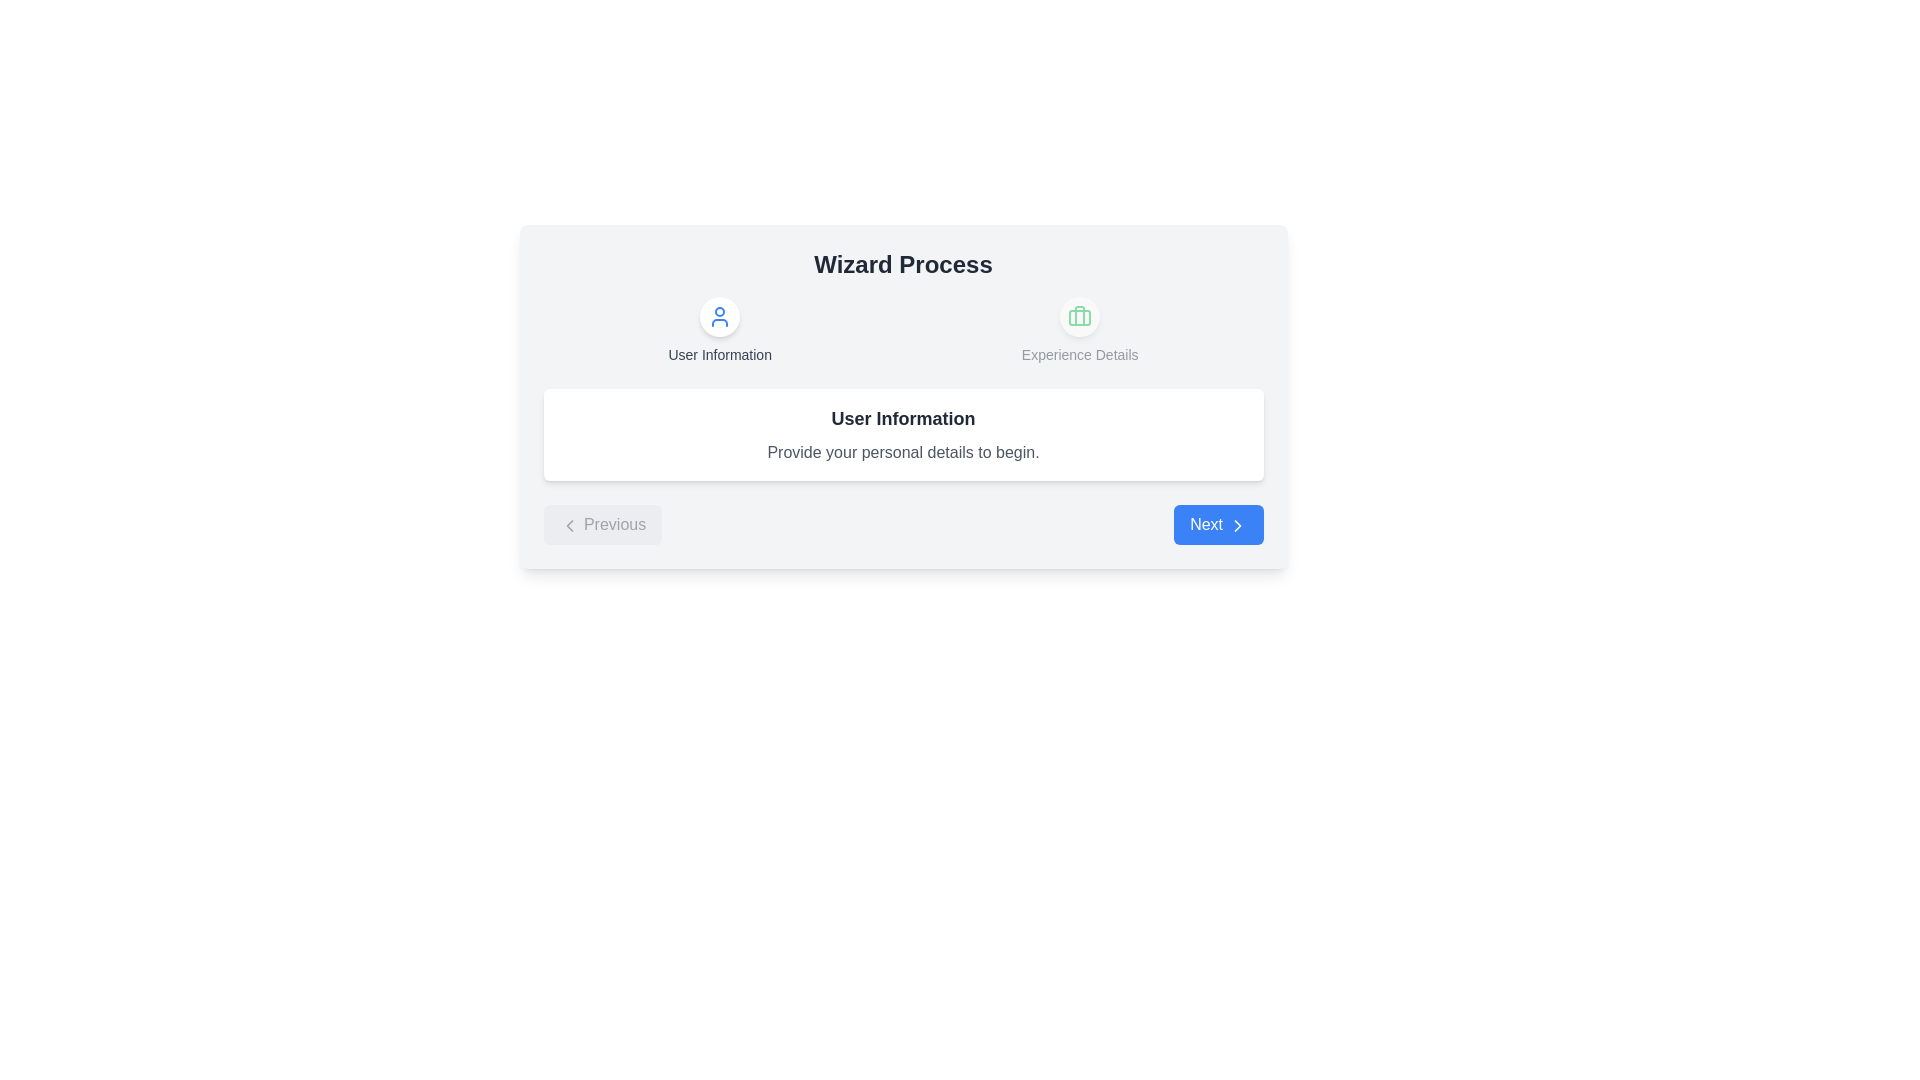  I want to click on the text label that displays 'User Information' in gray color, located at the top center of the interface, so click(720, 353).